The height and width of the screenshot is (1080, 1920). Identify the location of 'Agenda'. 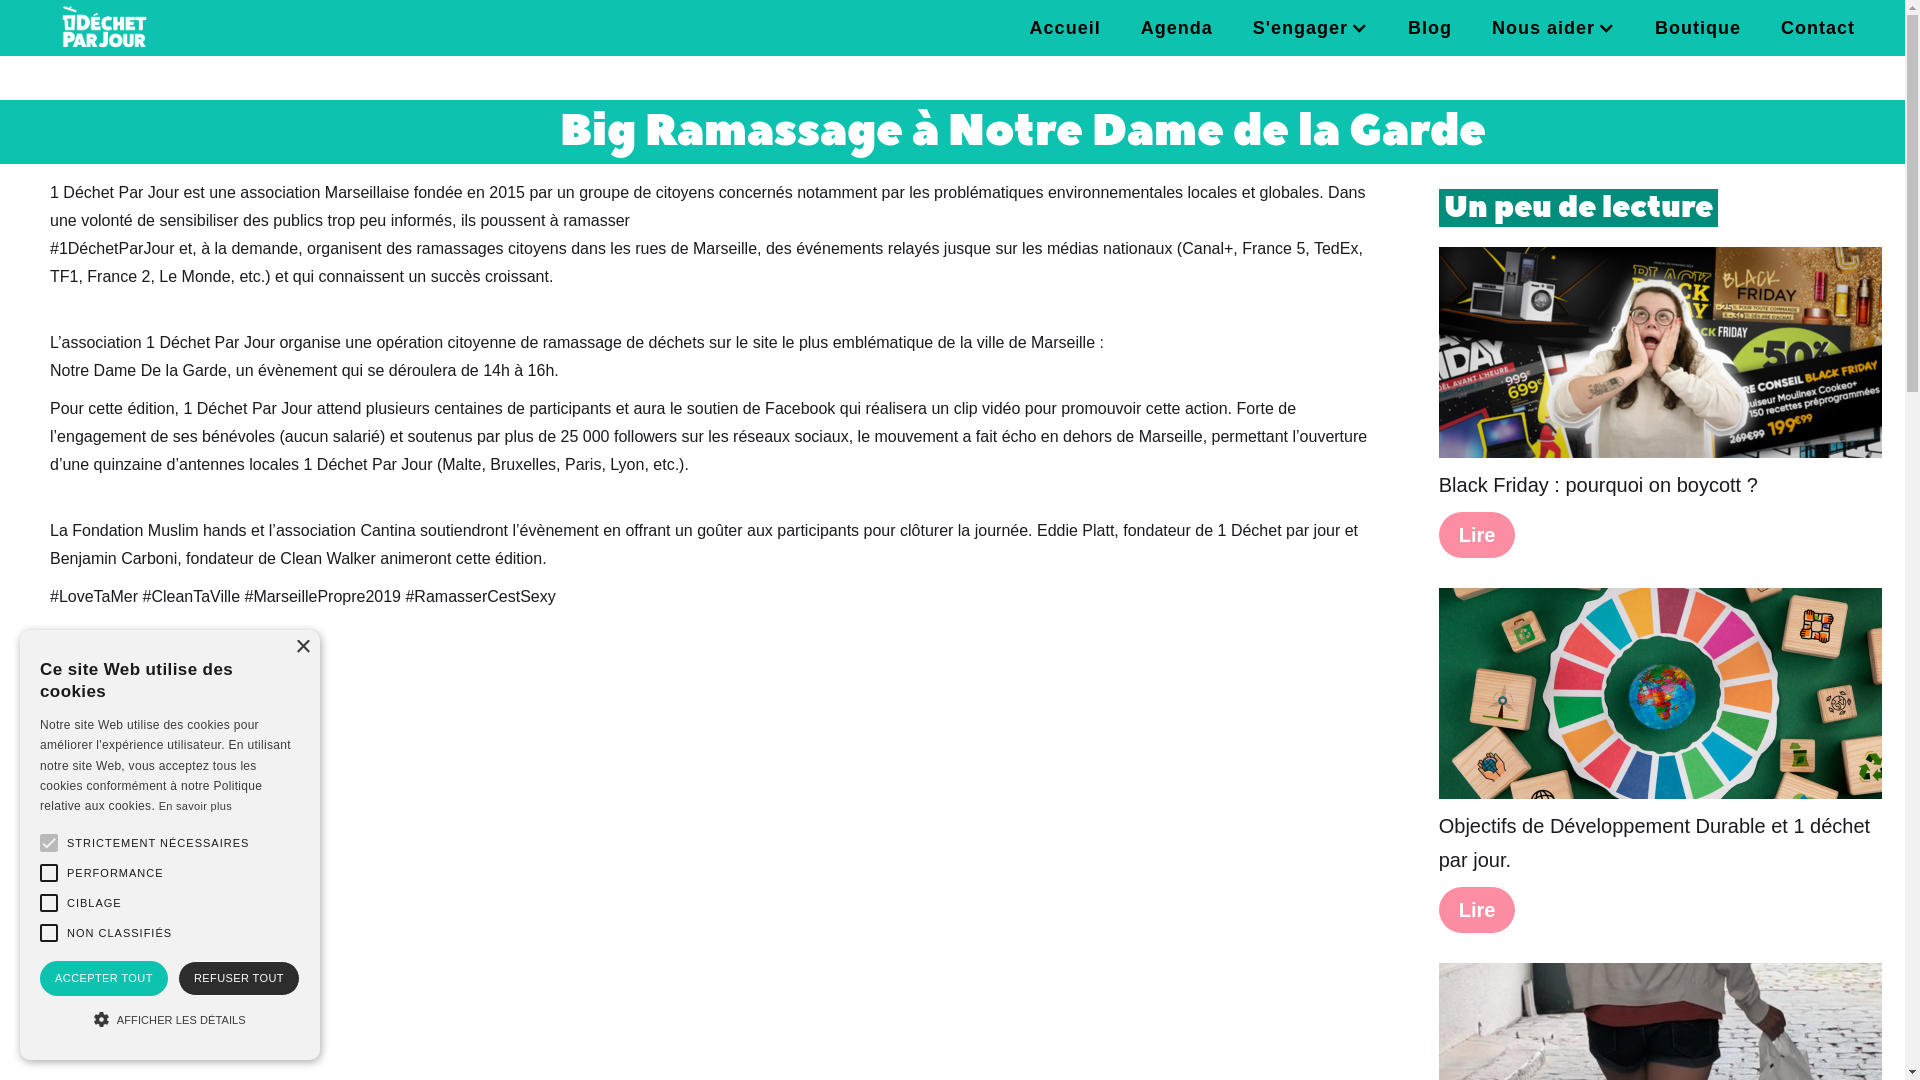
(1176, 27).